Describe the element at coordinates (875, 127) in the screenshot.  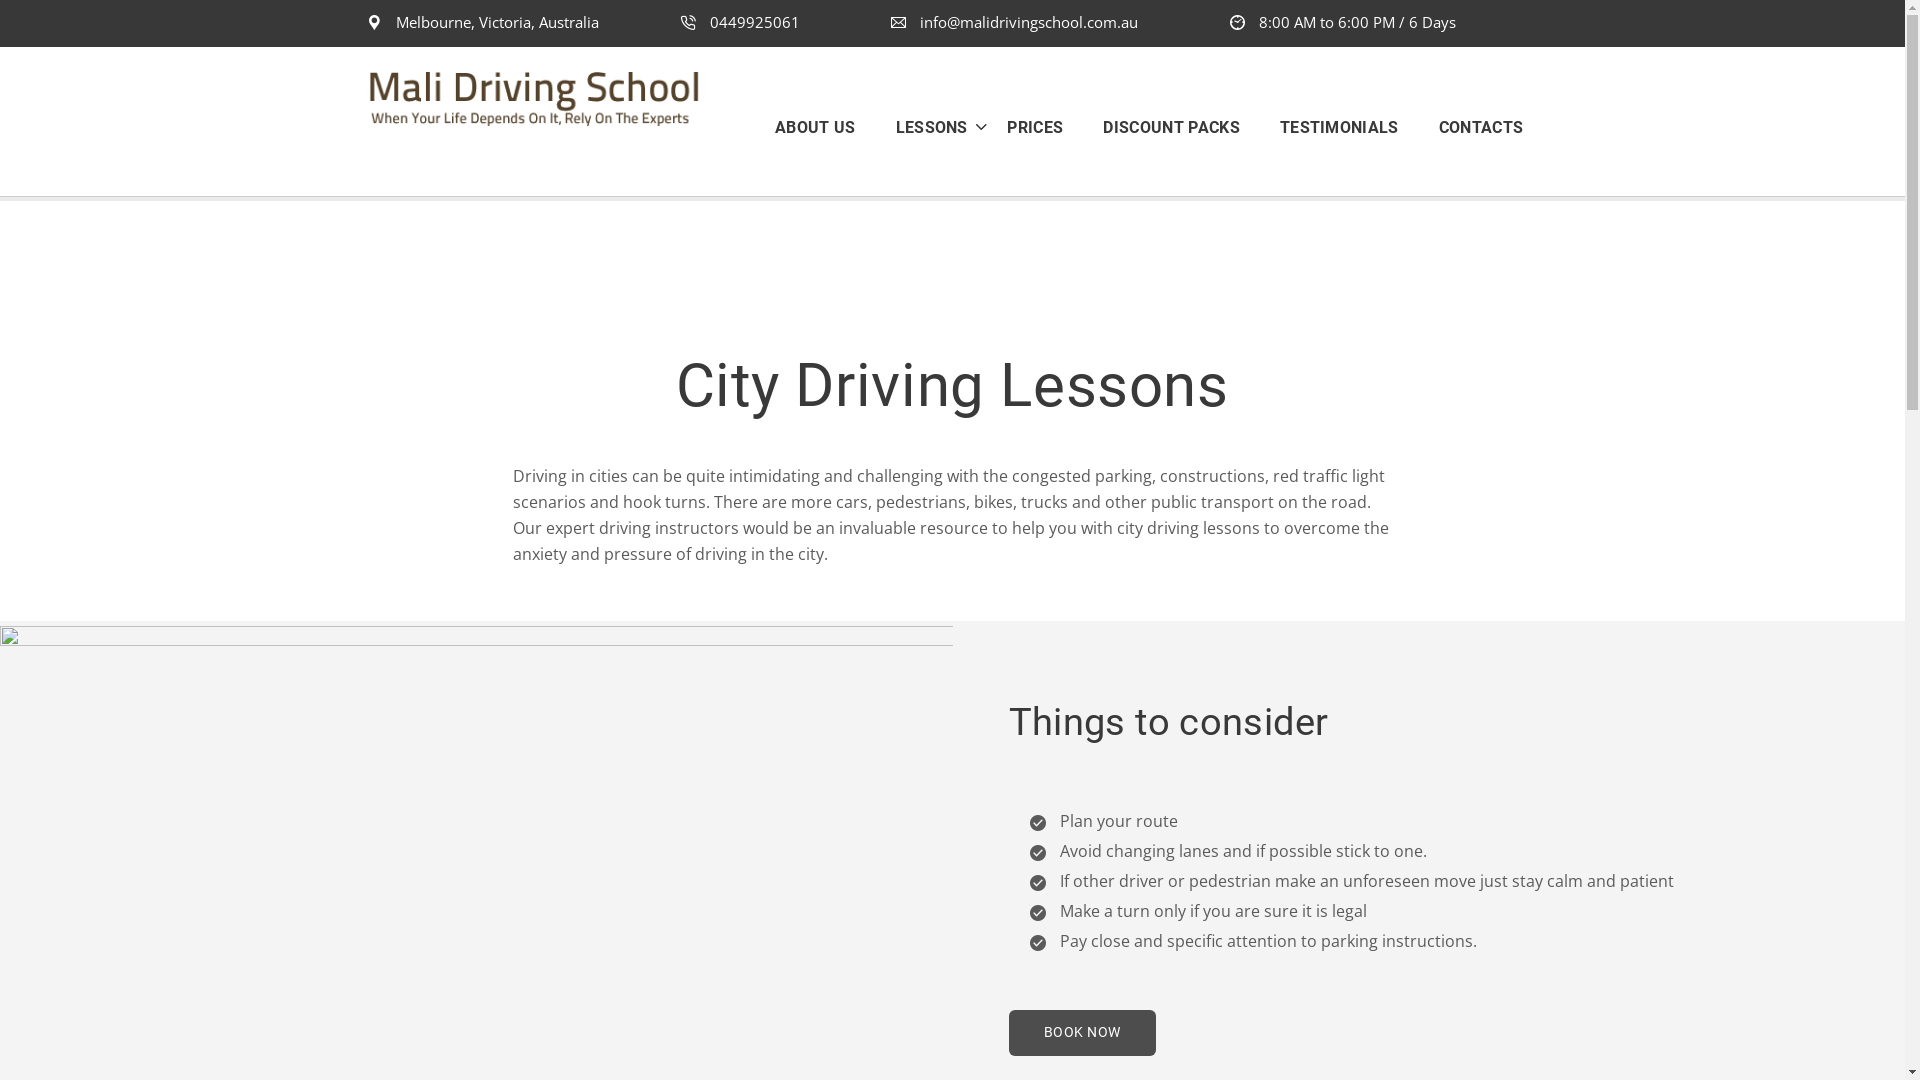
I see `'LESSONS'` at that location.